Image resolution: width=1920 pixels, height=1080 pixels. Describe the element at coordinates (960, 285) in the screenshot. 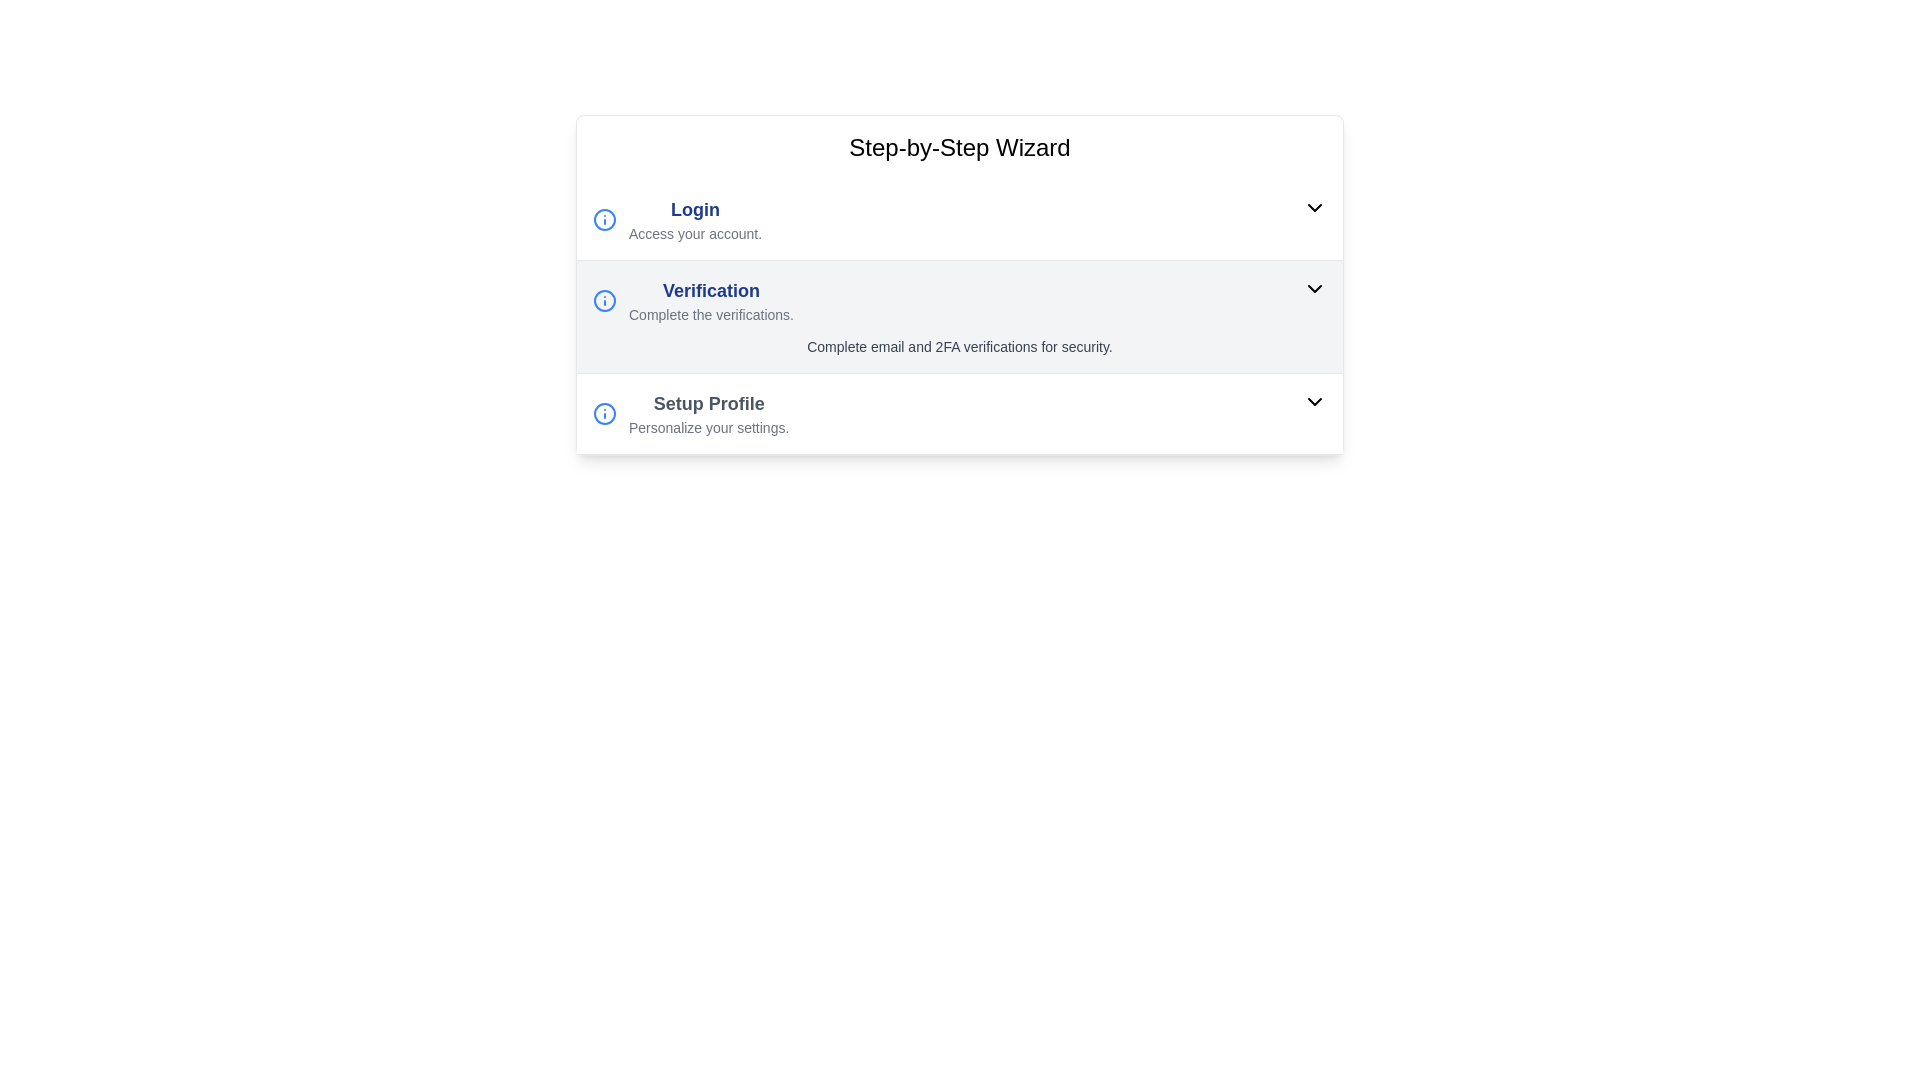

I see `the second step of the wizard step component` at that location.